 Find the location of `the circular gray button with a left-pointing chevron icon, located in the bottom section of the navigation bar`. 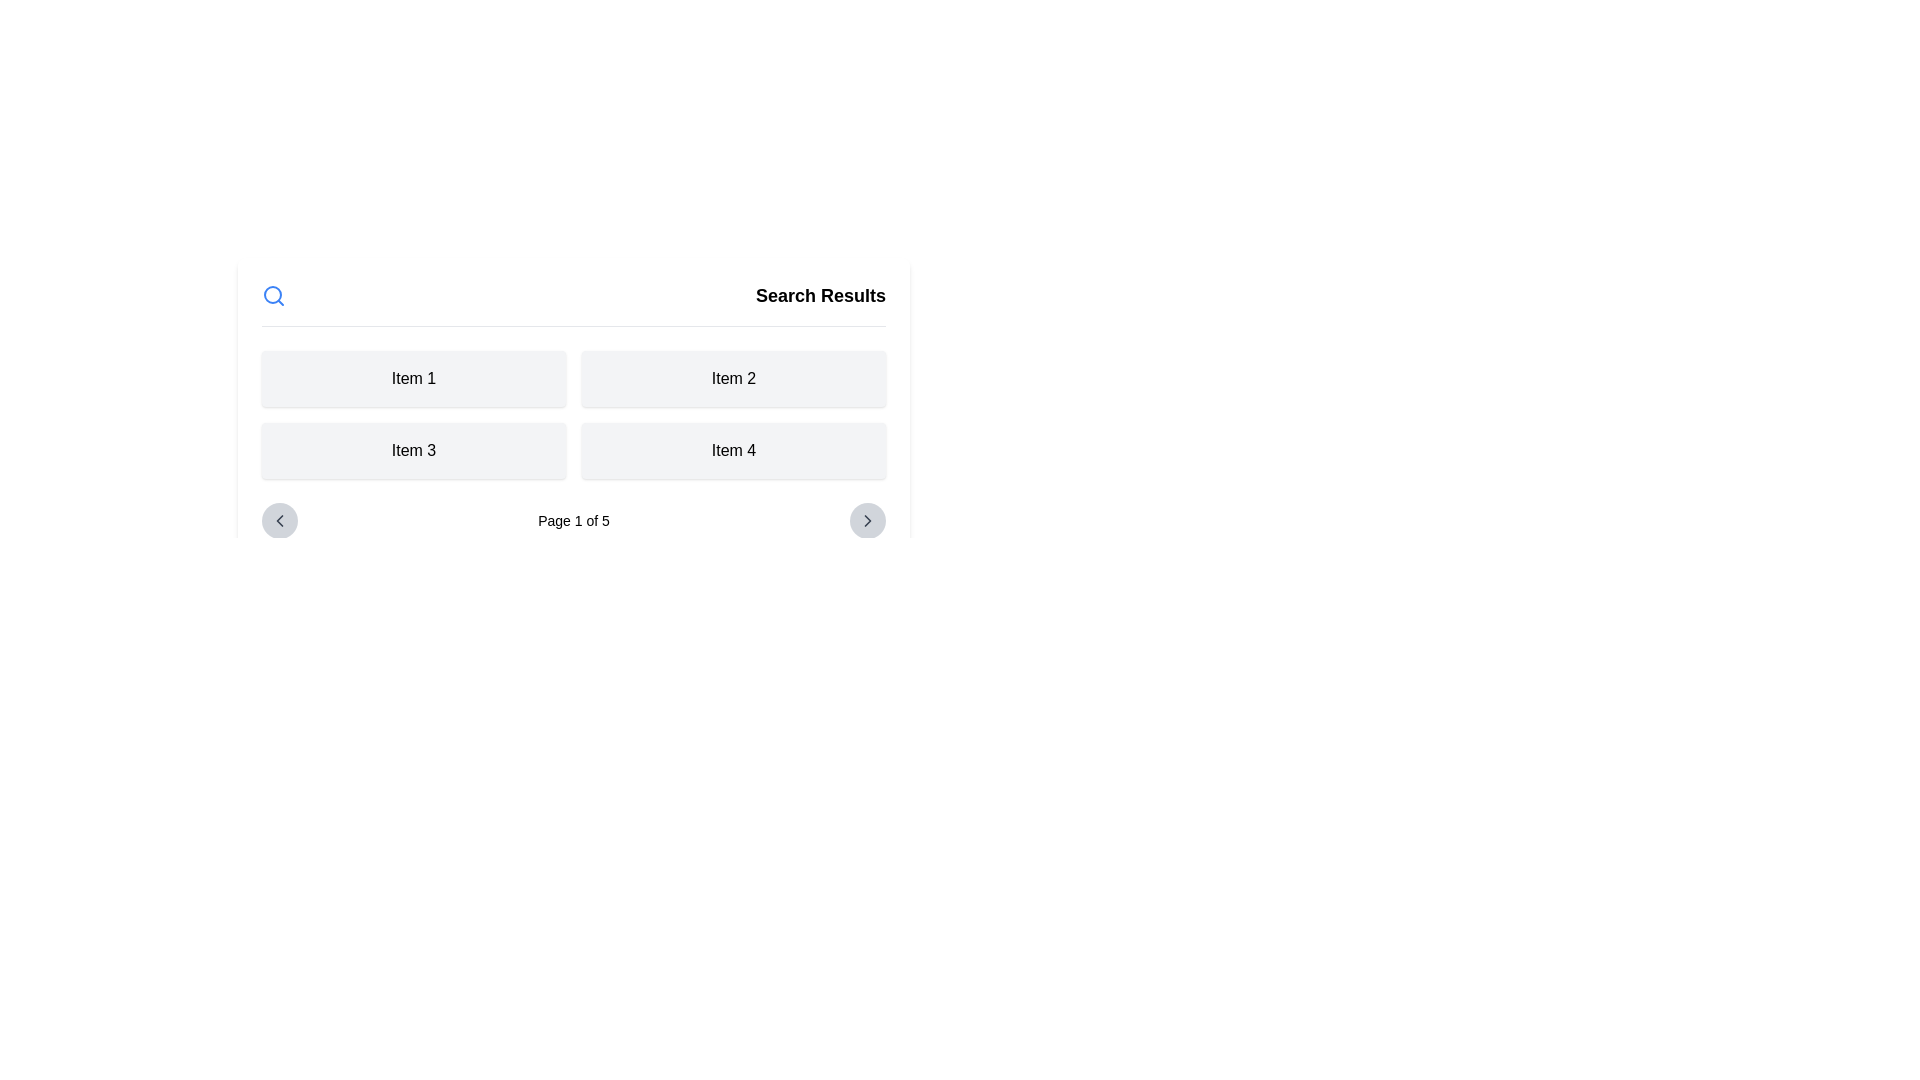

the circular gray button with a left-pointing chevron icon, located in the bottom section of the navigation bar is located at coordinates (278, 519).